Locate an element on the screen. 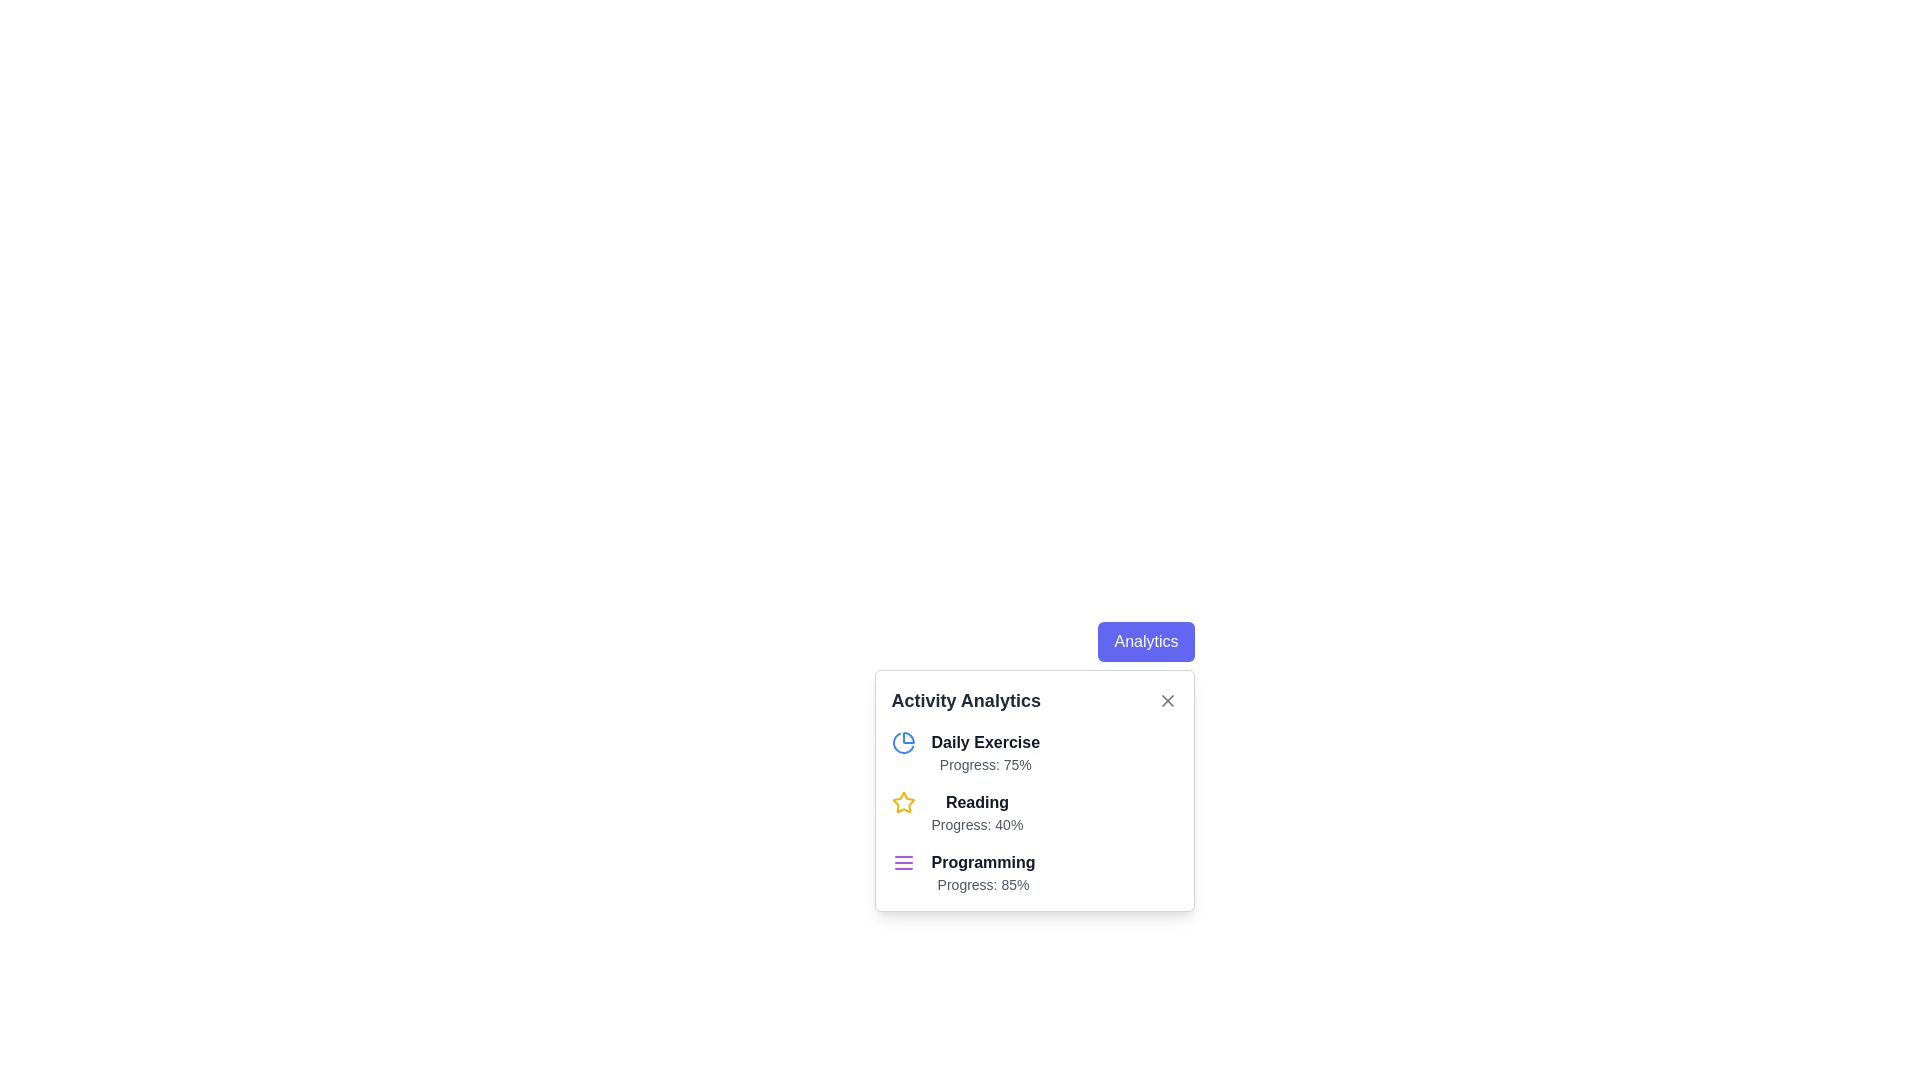  the topmost content display group in the 'Activity Analytics' card that shows the progress of a daily exercise activity at 75% is located at coordinates (1034, 752).